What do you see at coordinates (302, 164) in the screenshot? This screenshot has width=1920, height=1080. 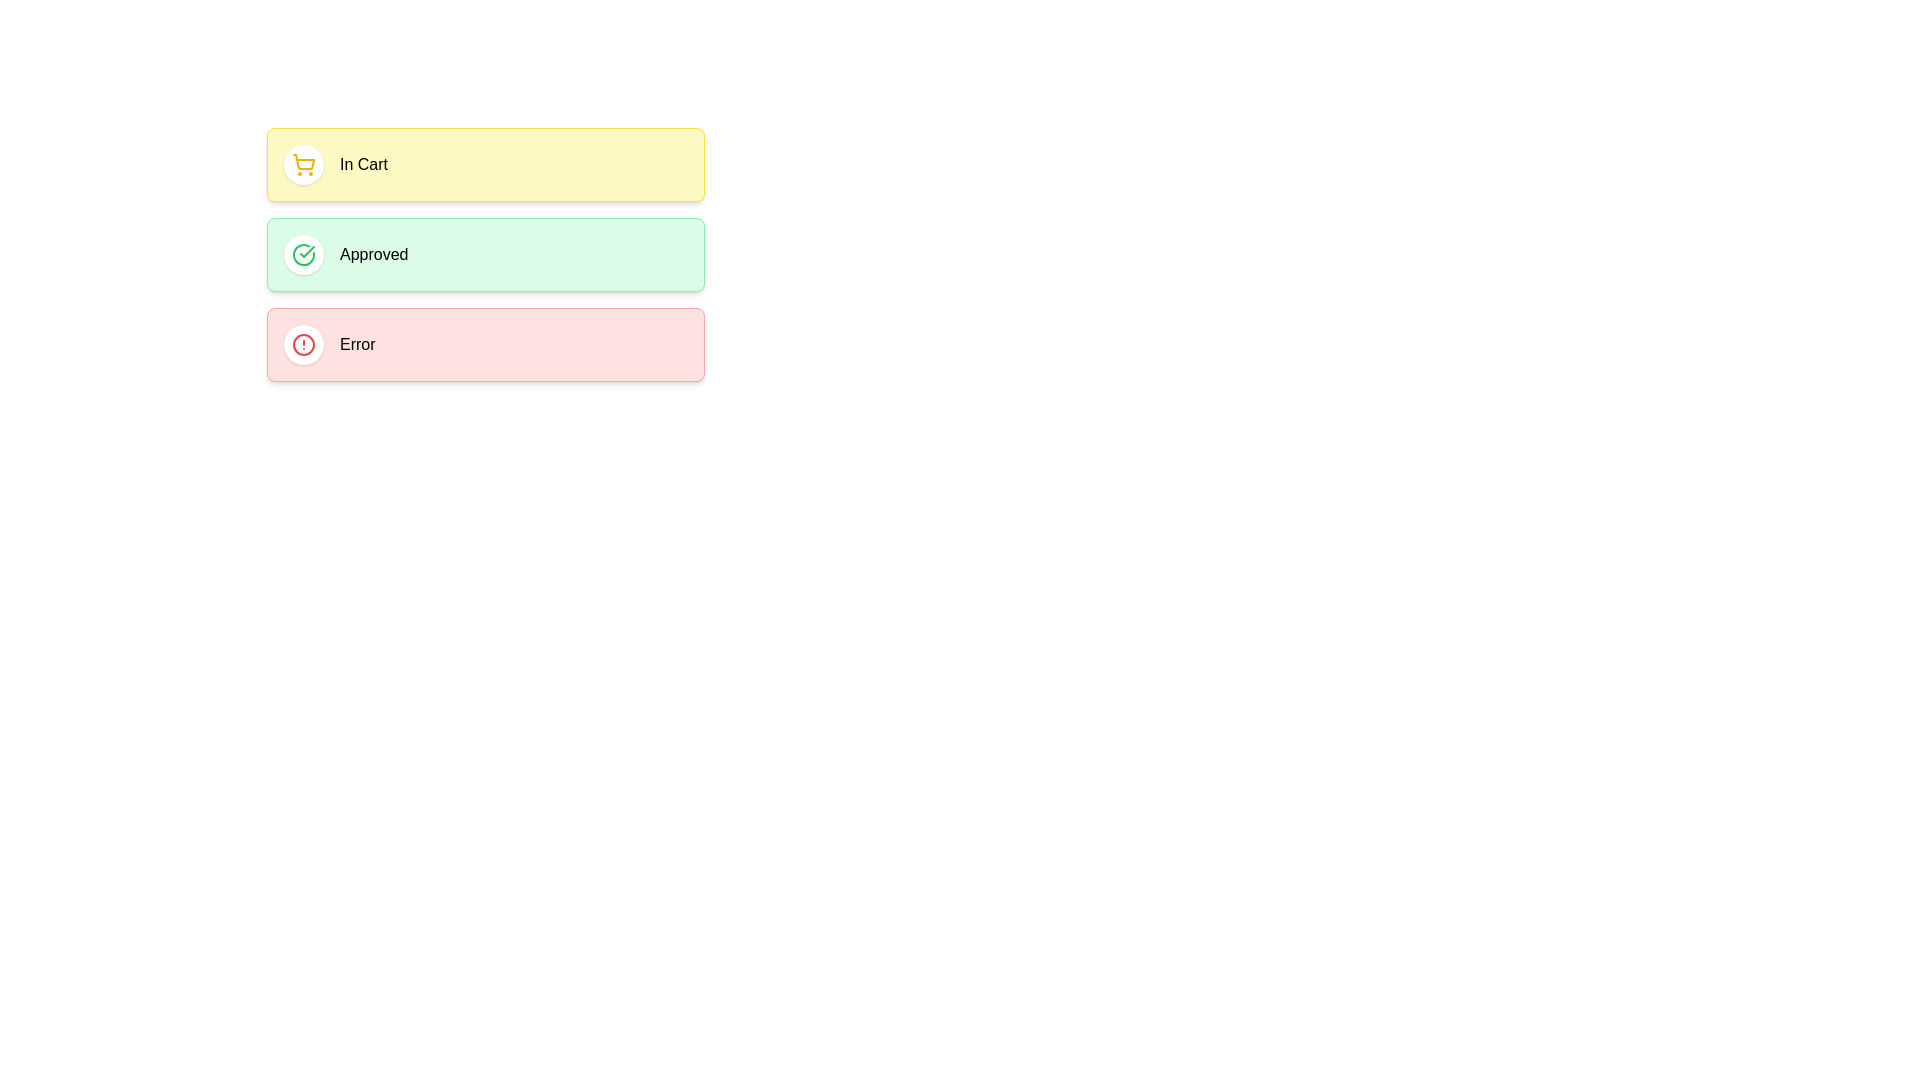 I see `the shopping cart icon with a yellow fill that is located in the 'In Cart' section at the top of the stack` at bounding box center [302, 164].